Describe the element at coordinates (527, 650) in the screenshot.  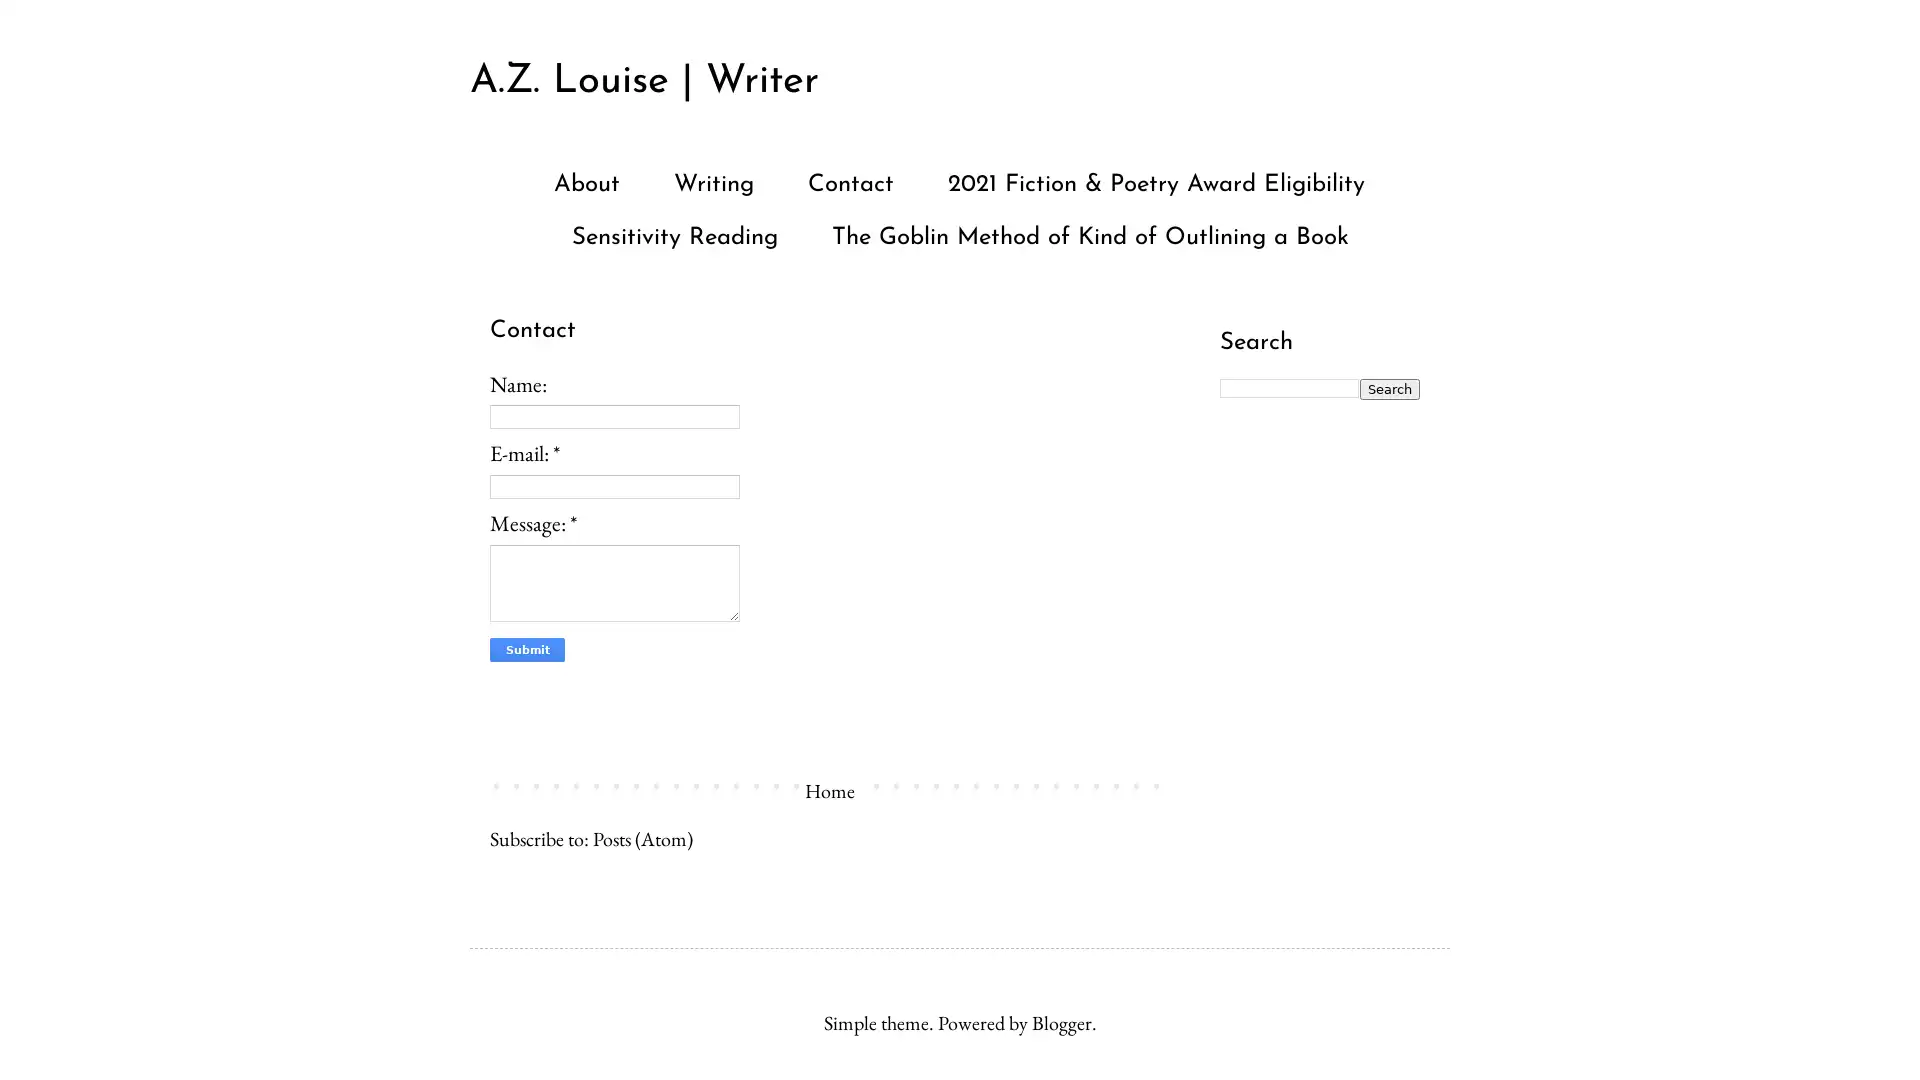
I see `Submit` at that location.